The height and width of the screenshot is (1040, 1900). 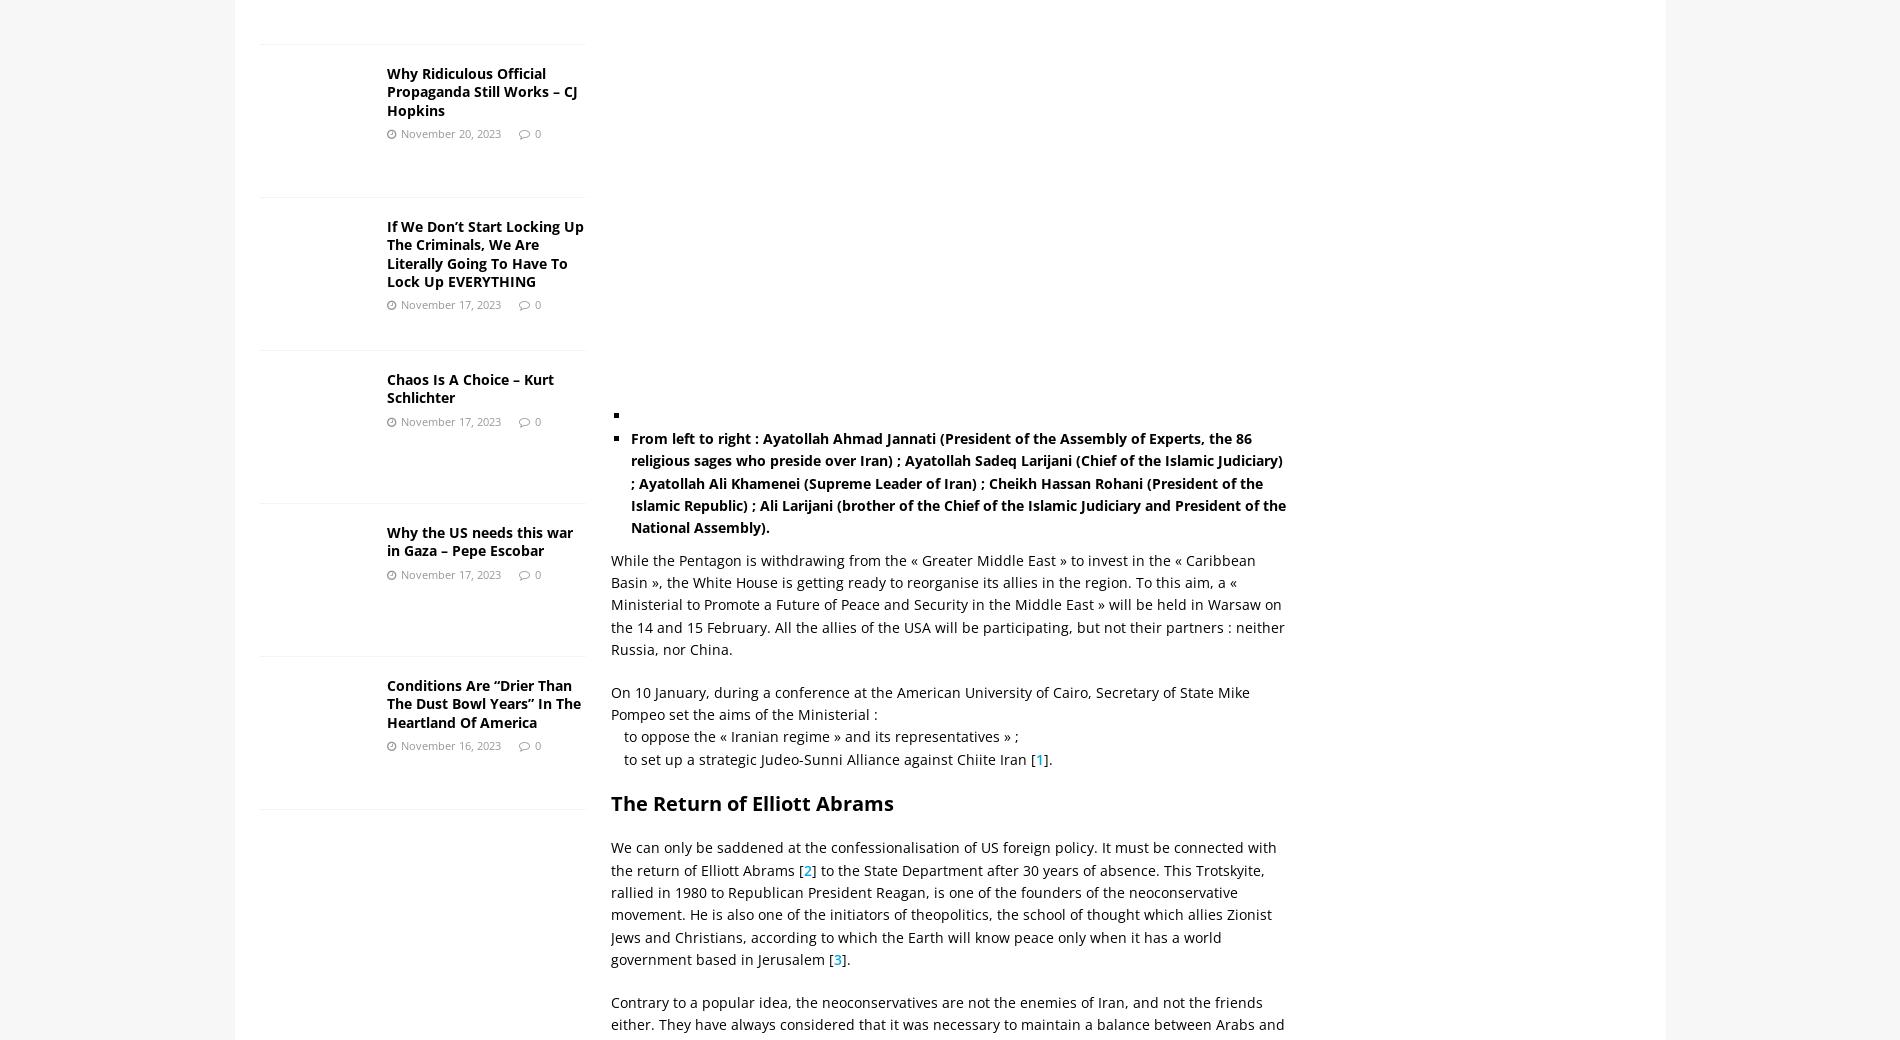 What do you see at coordinates (482, 703) in the screenshot?
I see `'Conditions Are “Drier Than The Dust Bowl Years” In The Heartland Of America'` at bounding box center [482, 703].